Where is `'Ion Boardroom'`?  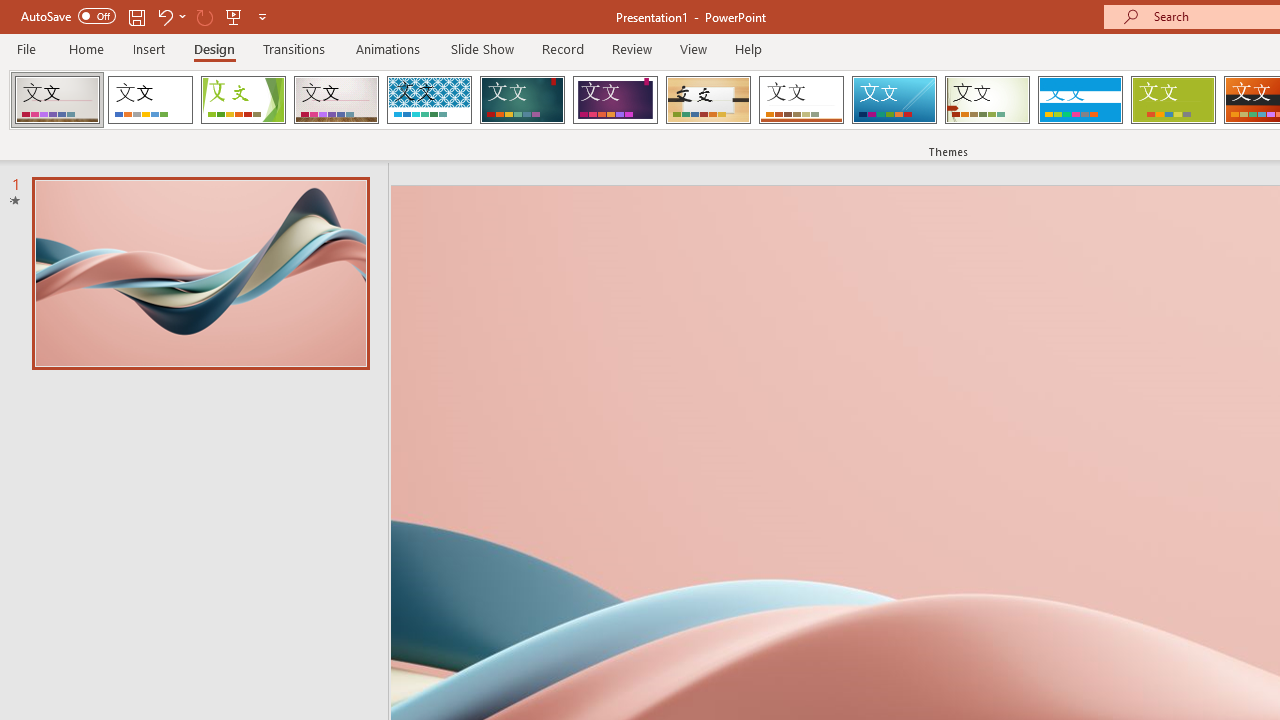
'Ion Boardroom' is located at coordinates (614, 100).